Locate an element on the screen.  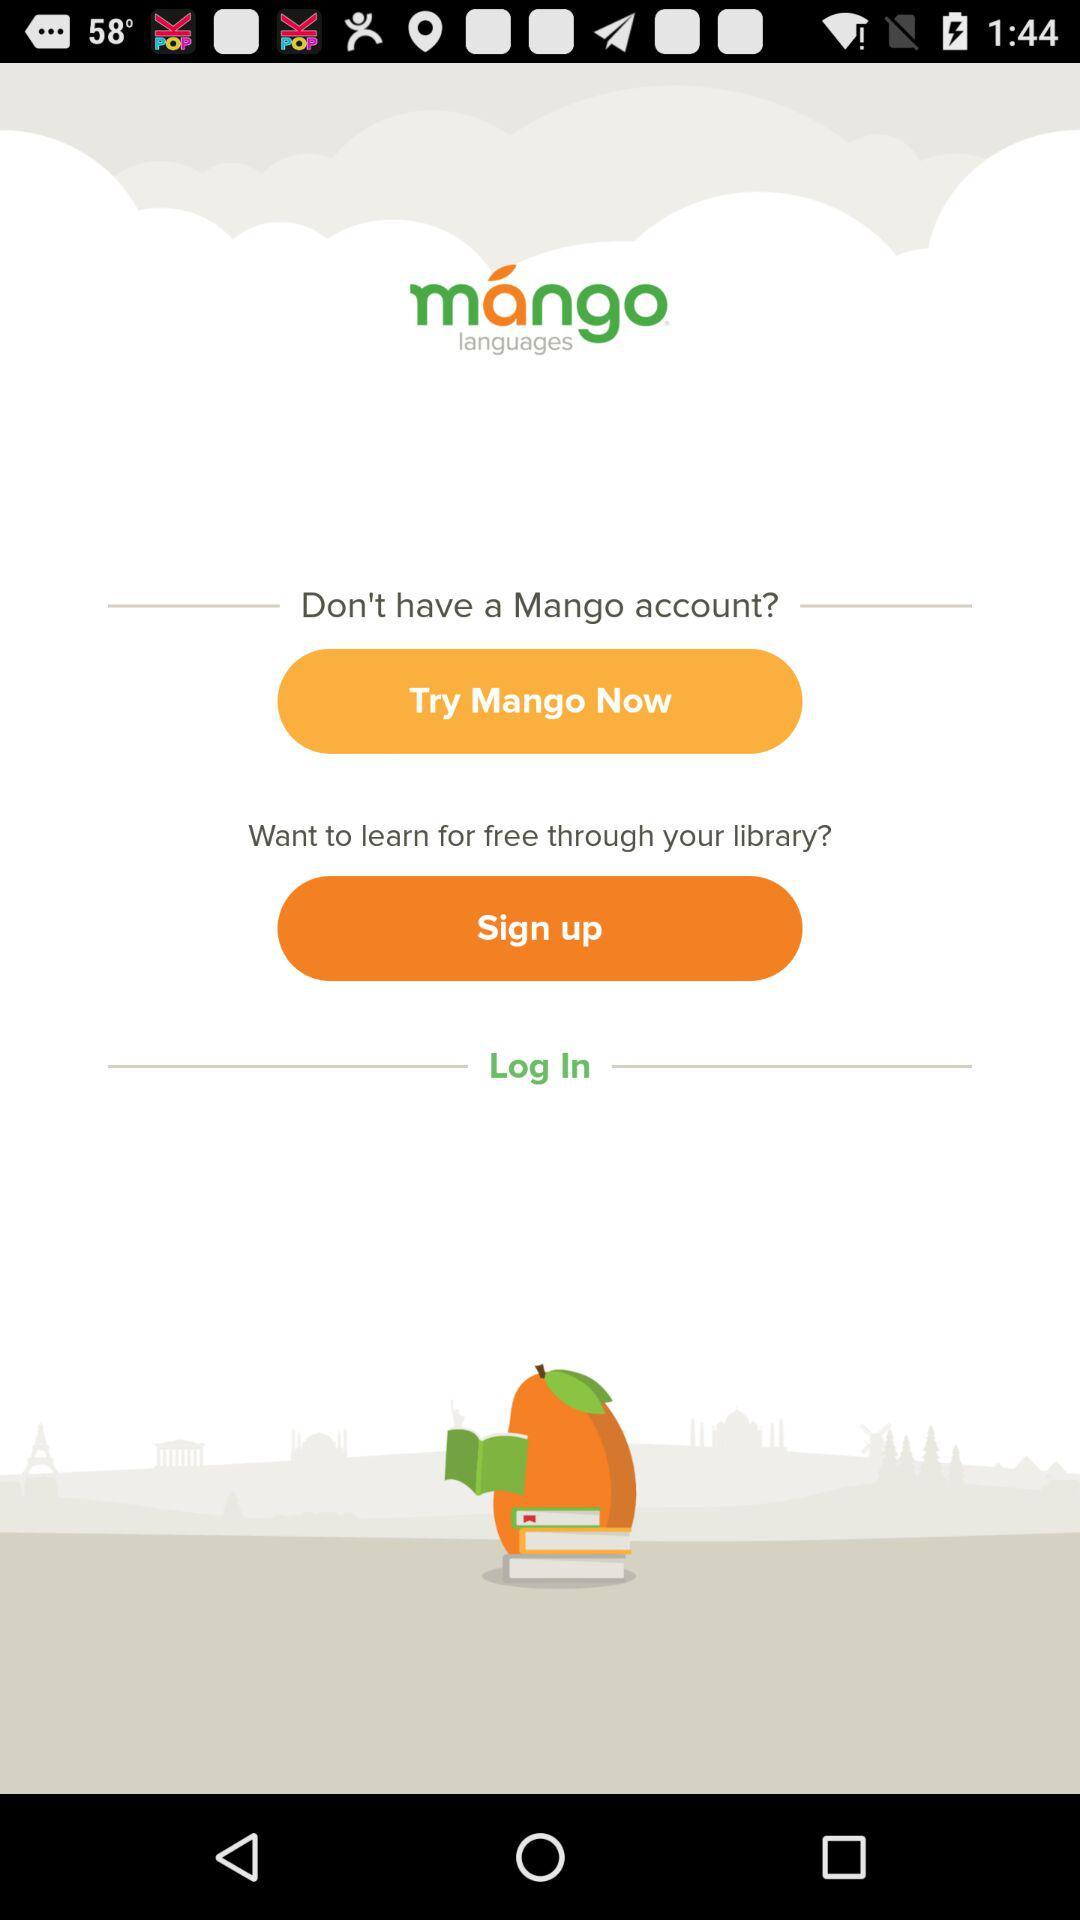
sign up icon is located at coordinates (540, 927).